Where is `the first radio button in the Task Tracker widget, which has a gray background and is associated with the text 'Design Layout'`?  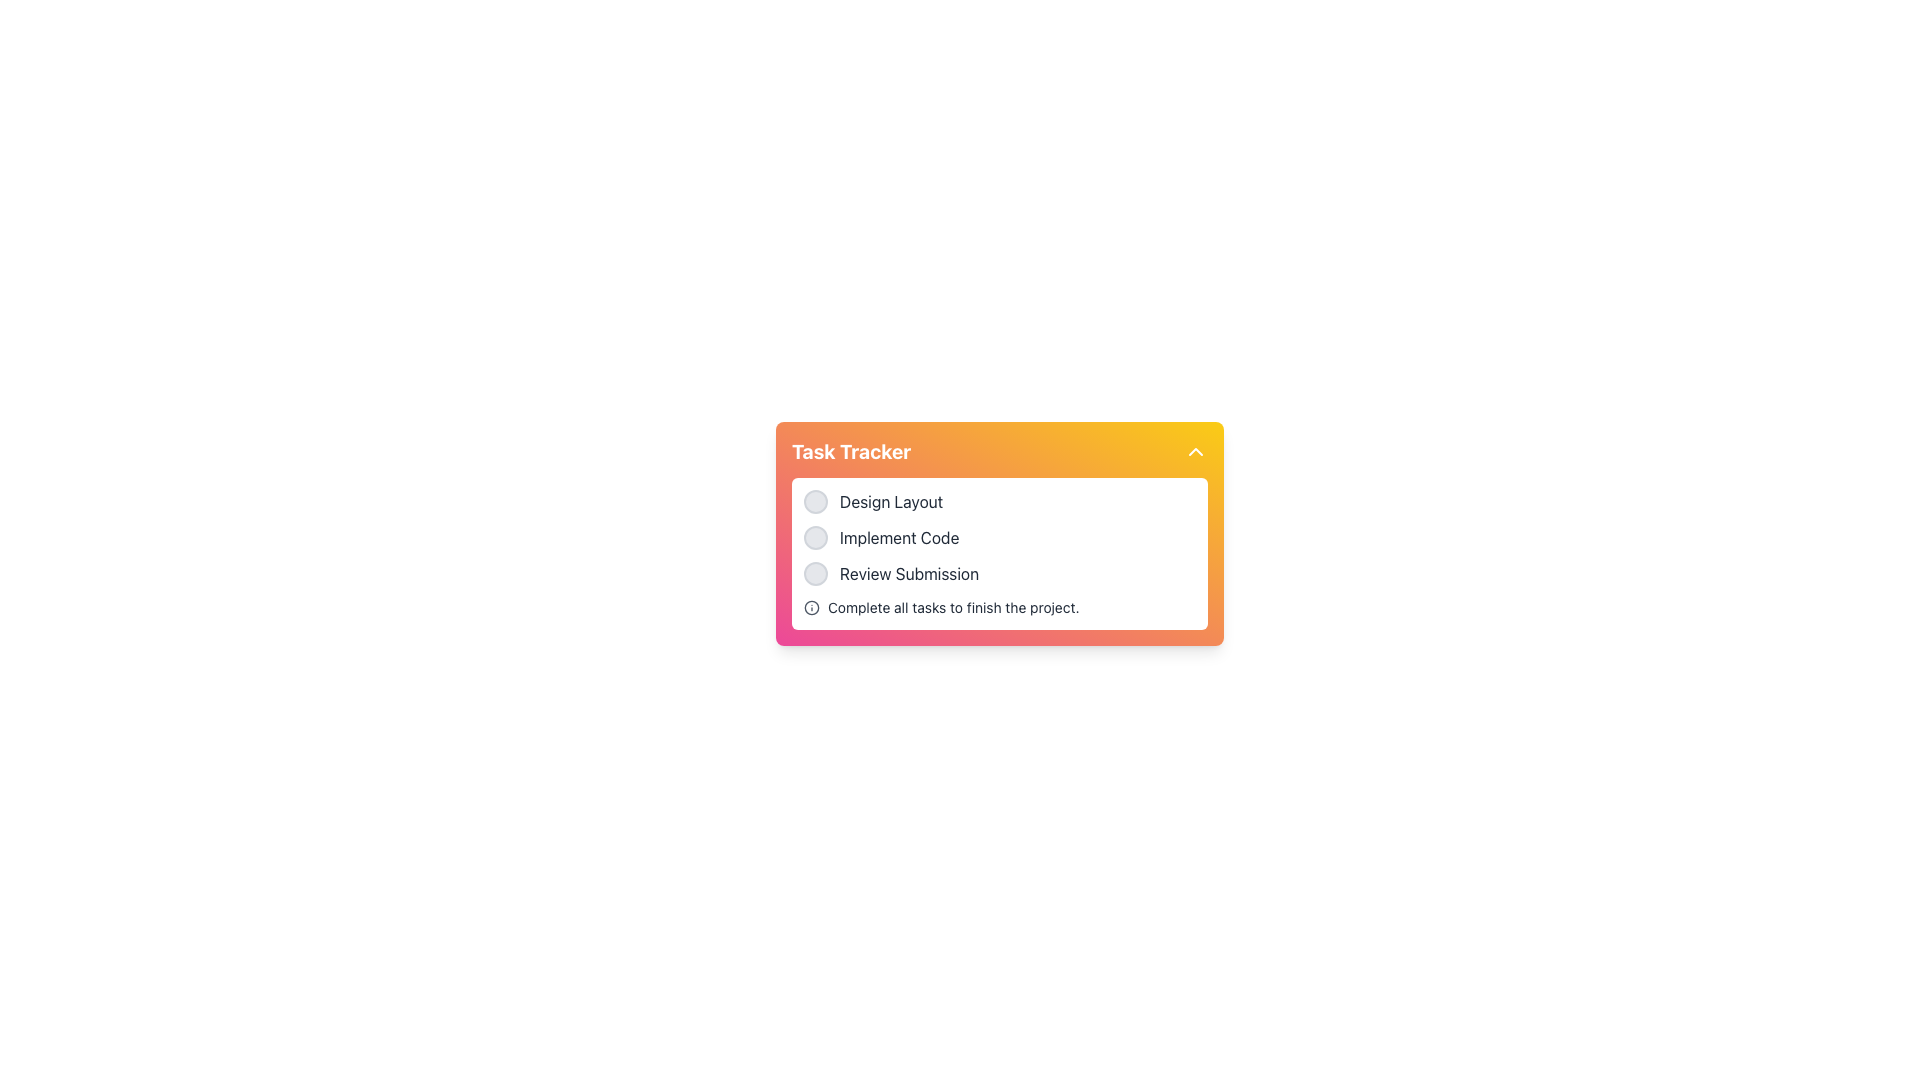 the first radio button in the Task Tracker widget, which has a gray background and is associated with the text 'Design Layout' is located at coordinates (816, 500).